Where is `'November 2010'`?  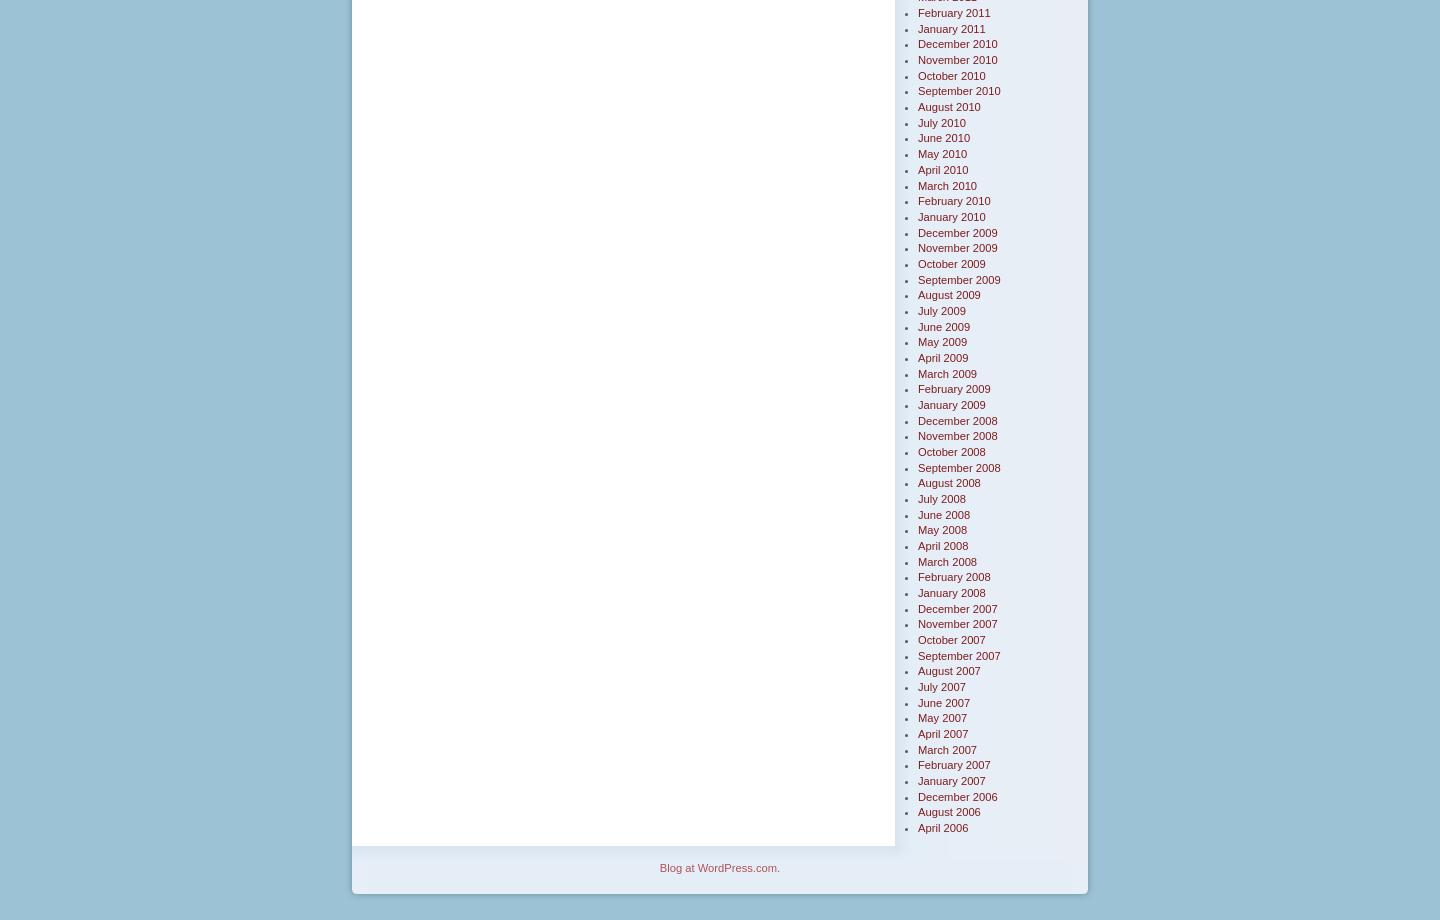
'November 2010' is located at coordinates (957, 59).